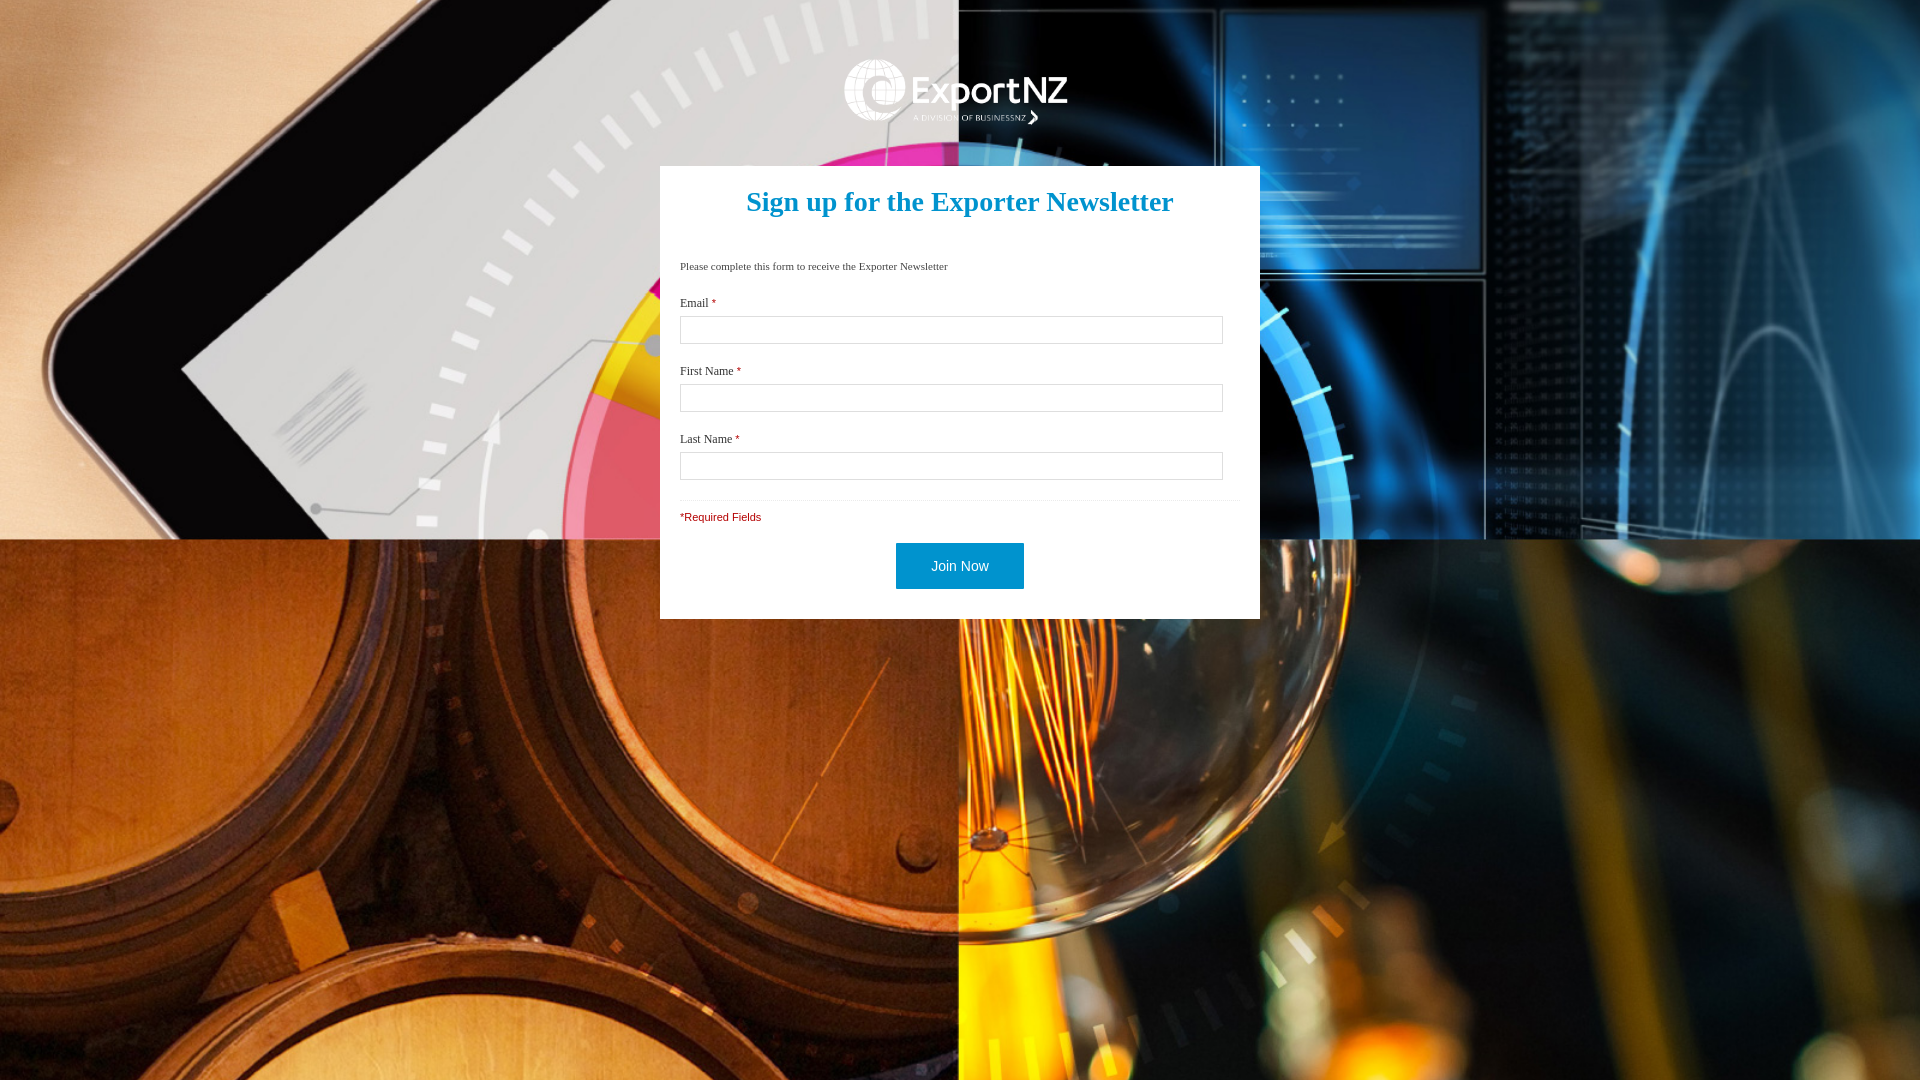 This screenshot has height=1080, width=1920. Describe the element at coordinates (960, 566) in the screenshot. I see `'Join Now'` at that location.